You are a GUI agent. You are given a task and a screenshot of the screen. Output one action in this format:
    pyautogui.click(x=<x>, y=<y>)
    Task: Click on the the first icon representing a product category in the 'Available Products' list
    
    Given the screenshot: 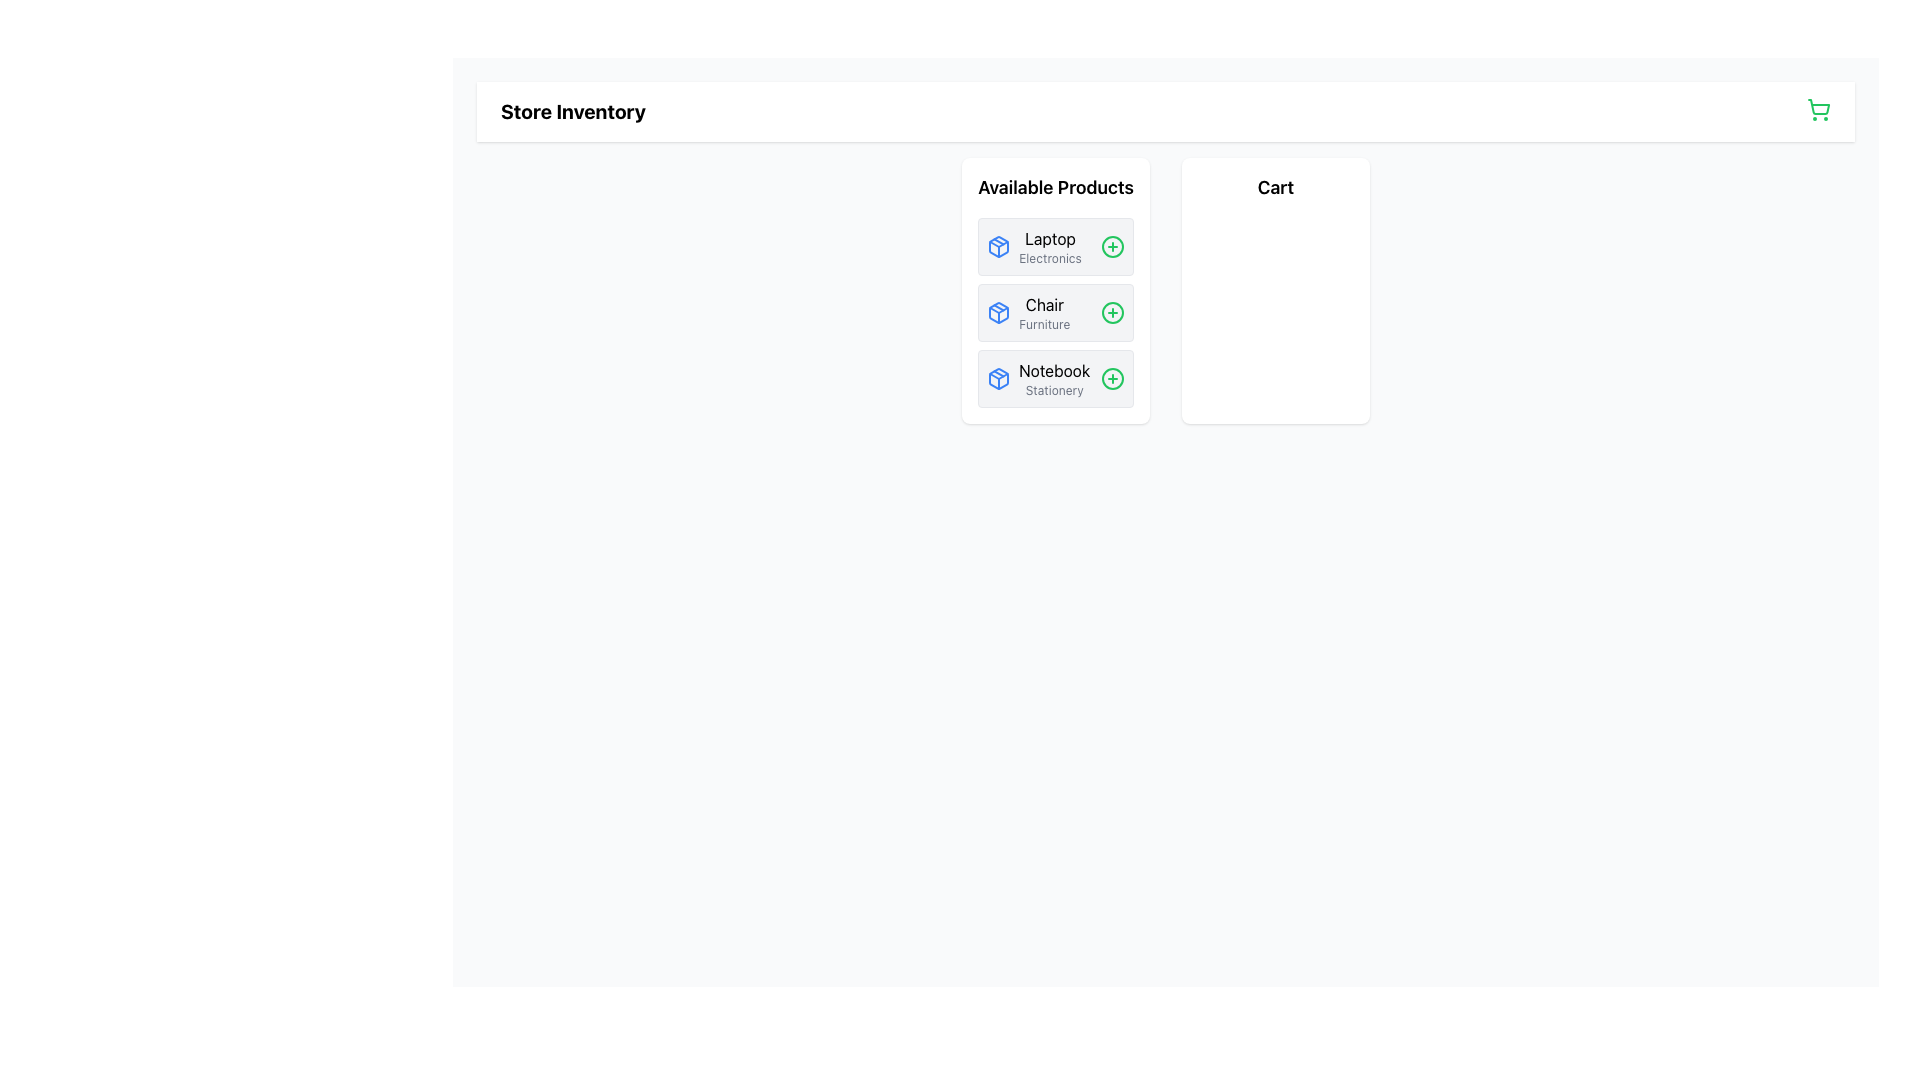 What is the action you would take?
    pyautogui.click(x=999, y=245)
    